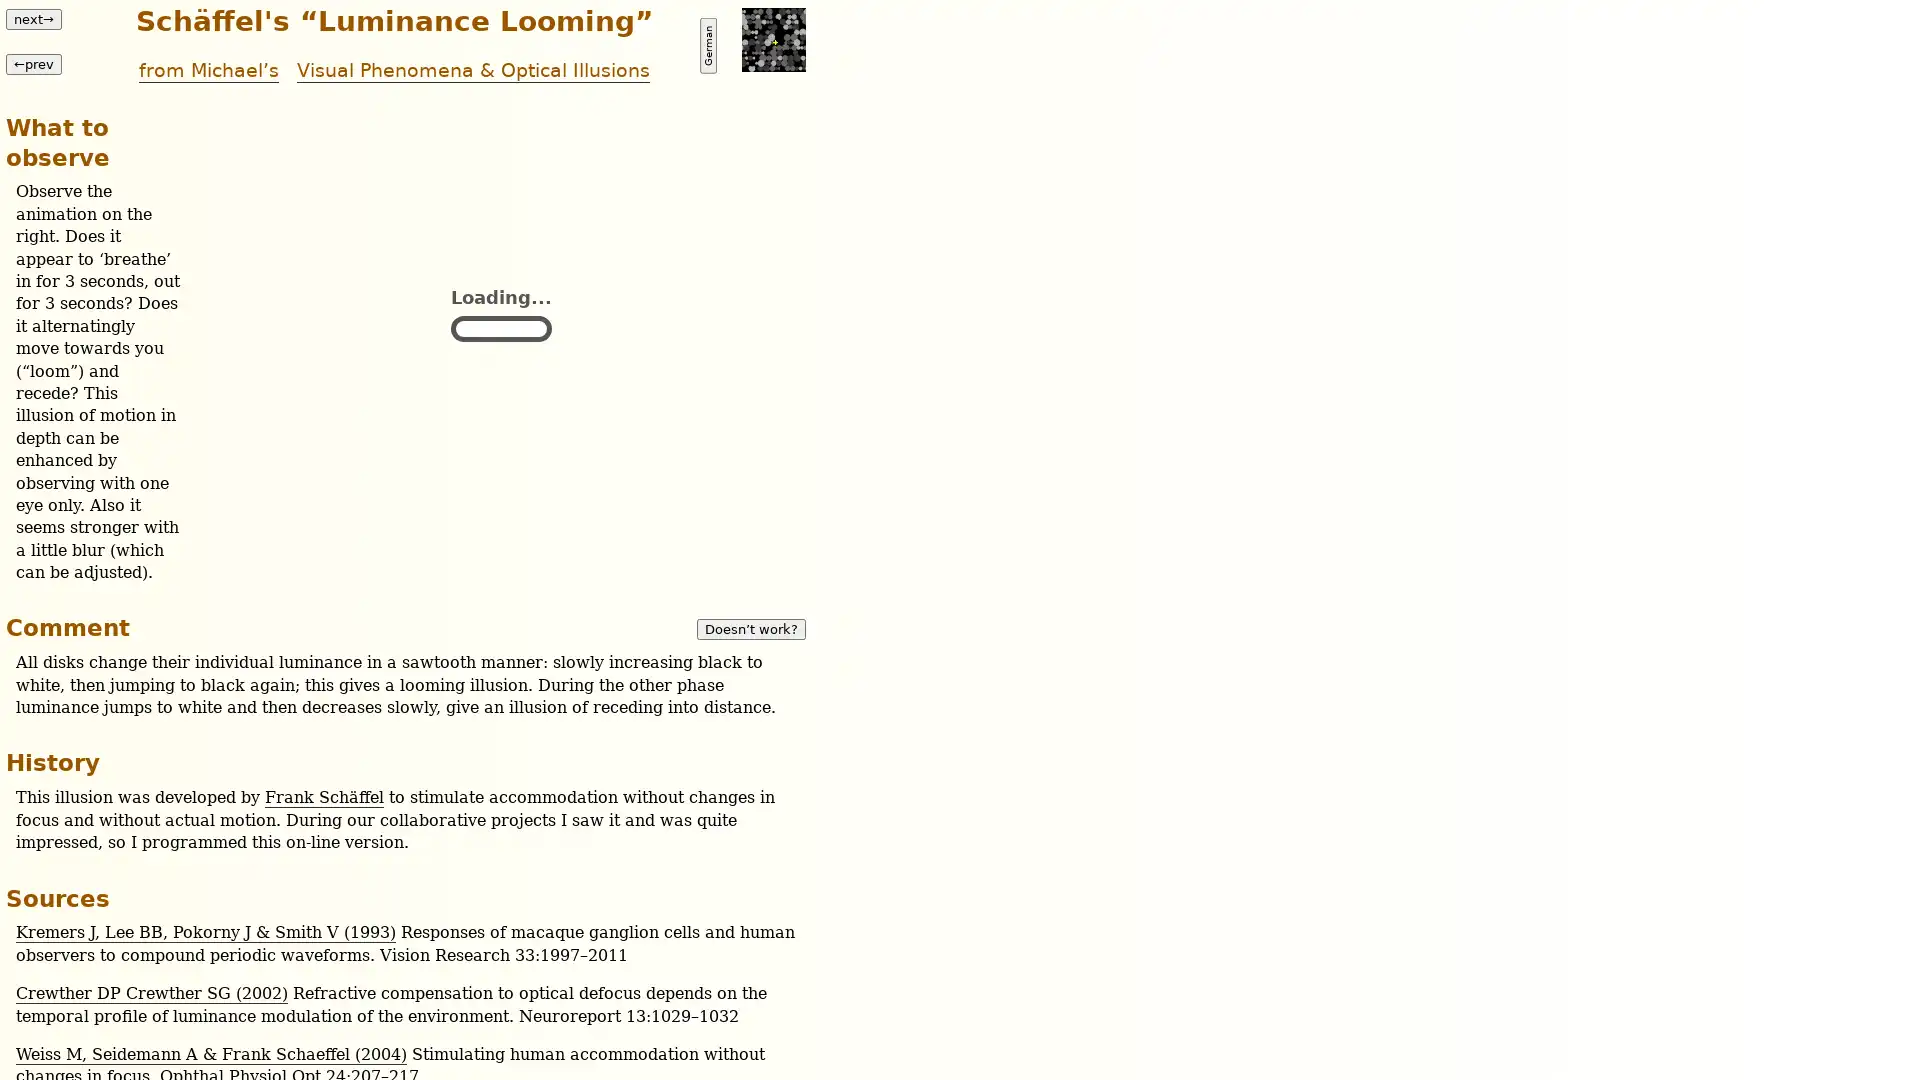 The height and width of the screenshot is (1080, 1920). I want to click on Doesnt work?, so click(750, 627).